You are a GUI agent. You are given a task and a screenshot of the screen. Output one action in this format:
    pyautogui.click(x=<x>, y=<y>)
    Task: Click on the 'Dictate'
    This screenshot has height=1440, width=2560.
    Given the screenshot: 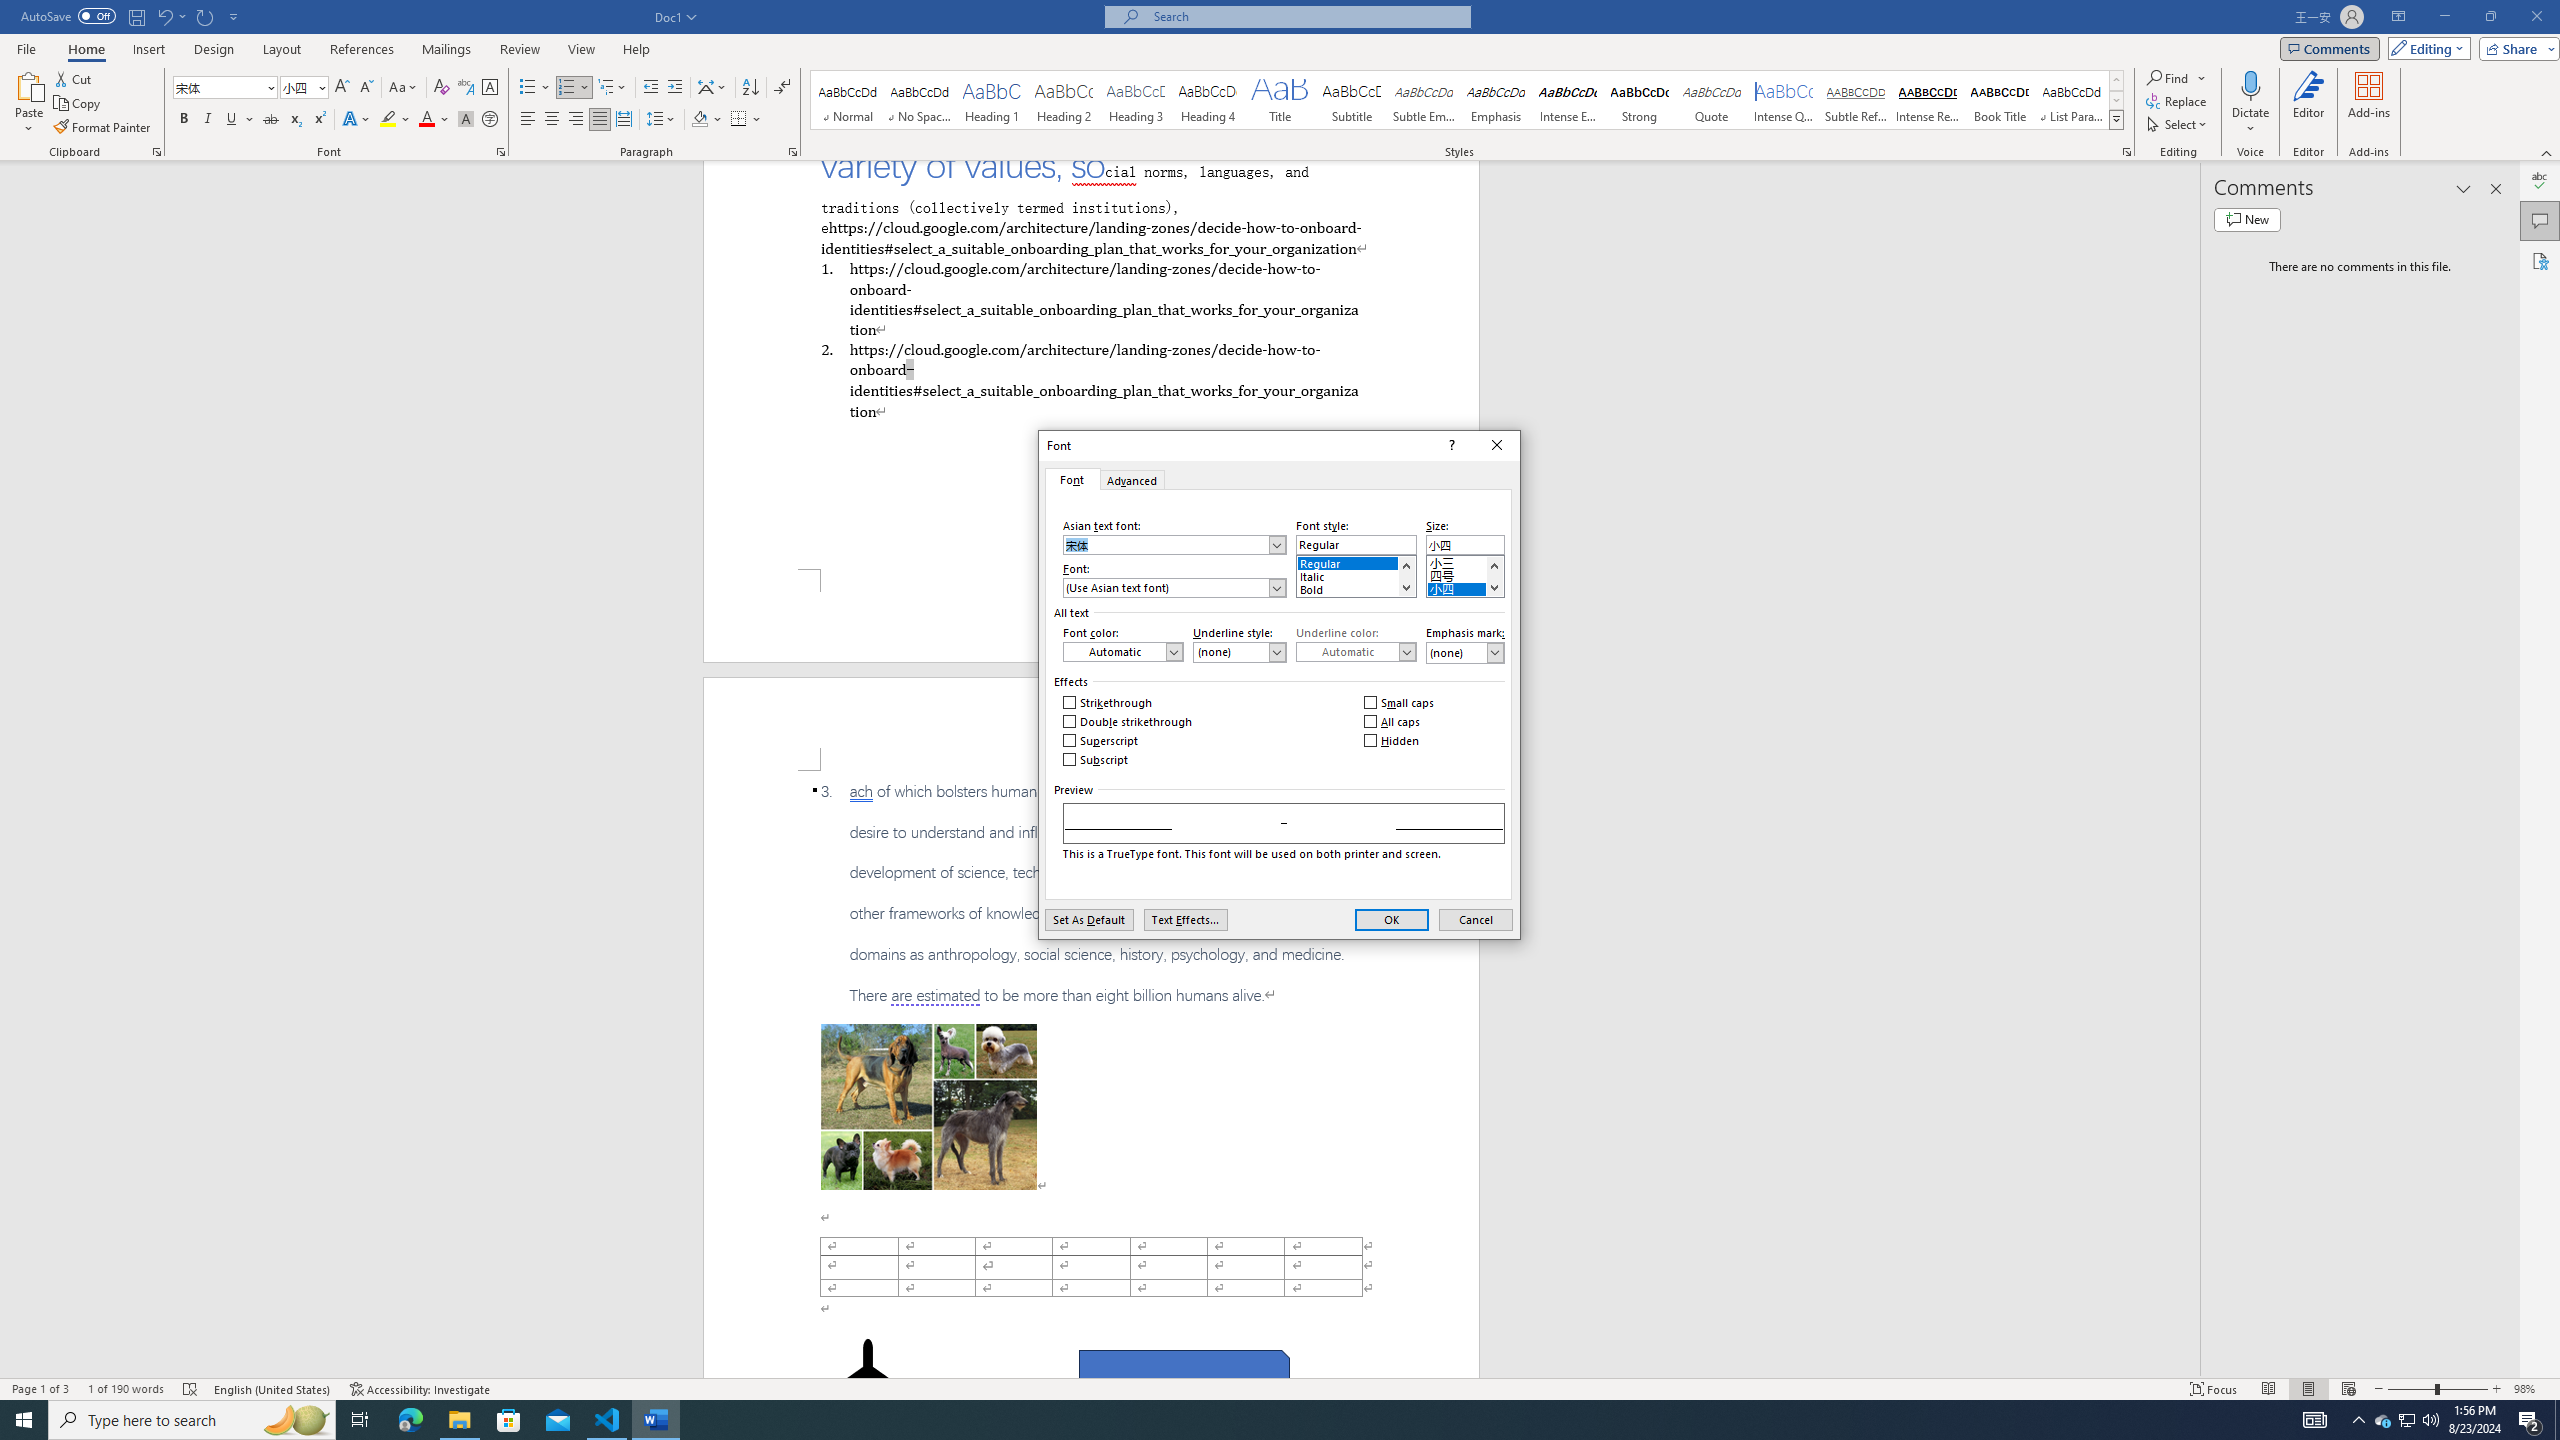 What is the action you would take?
    pyautogui.click(x=2250, y=84)
    